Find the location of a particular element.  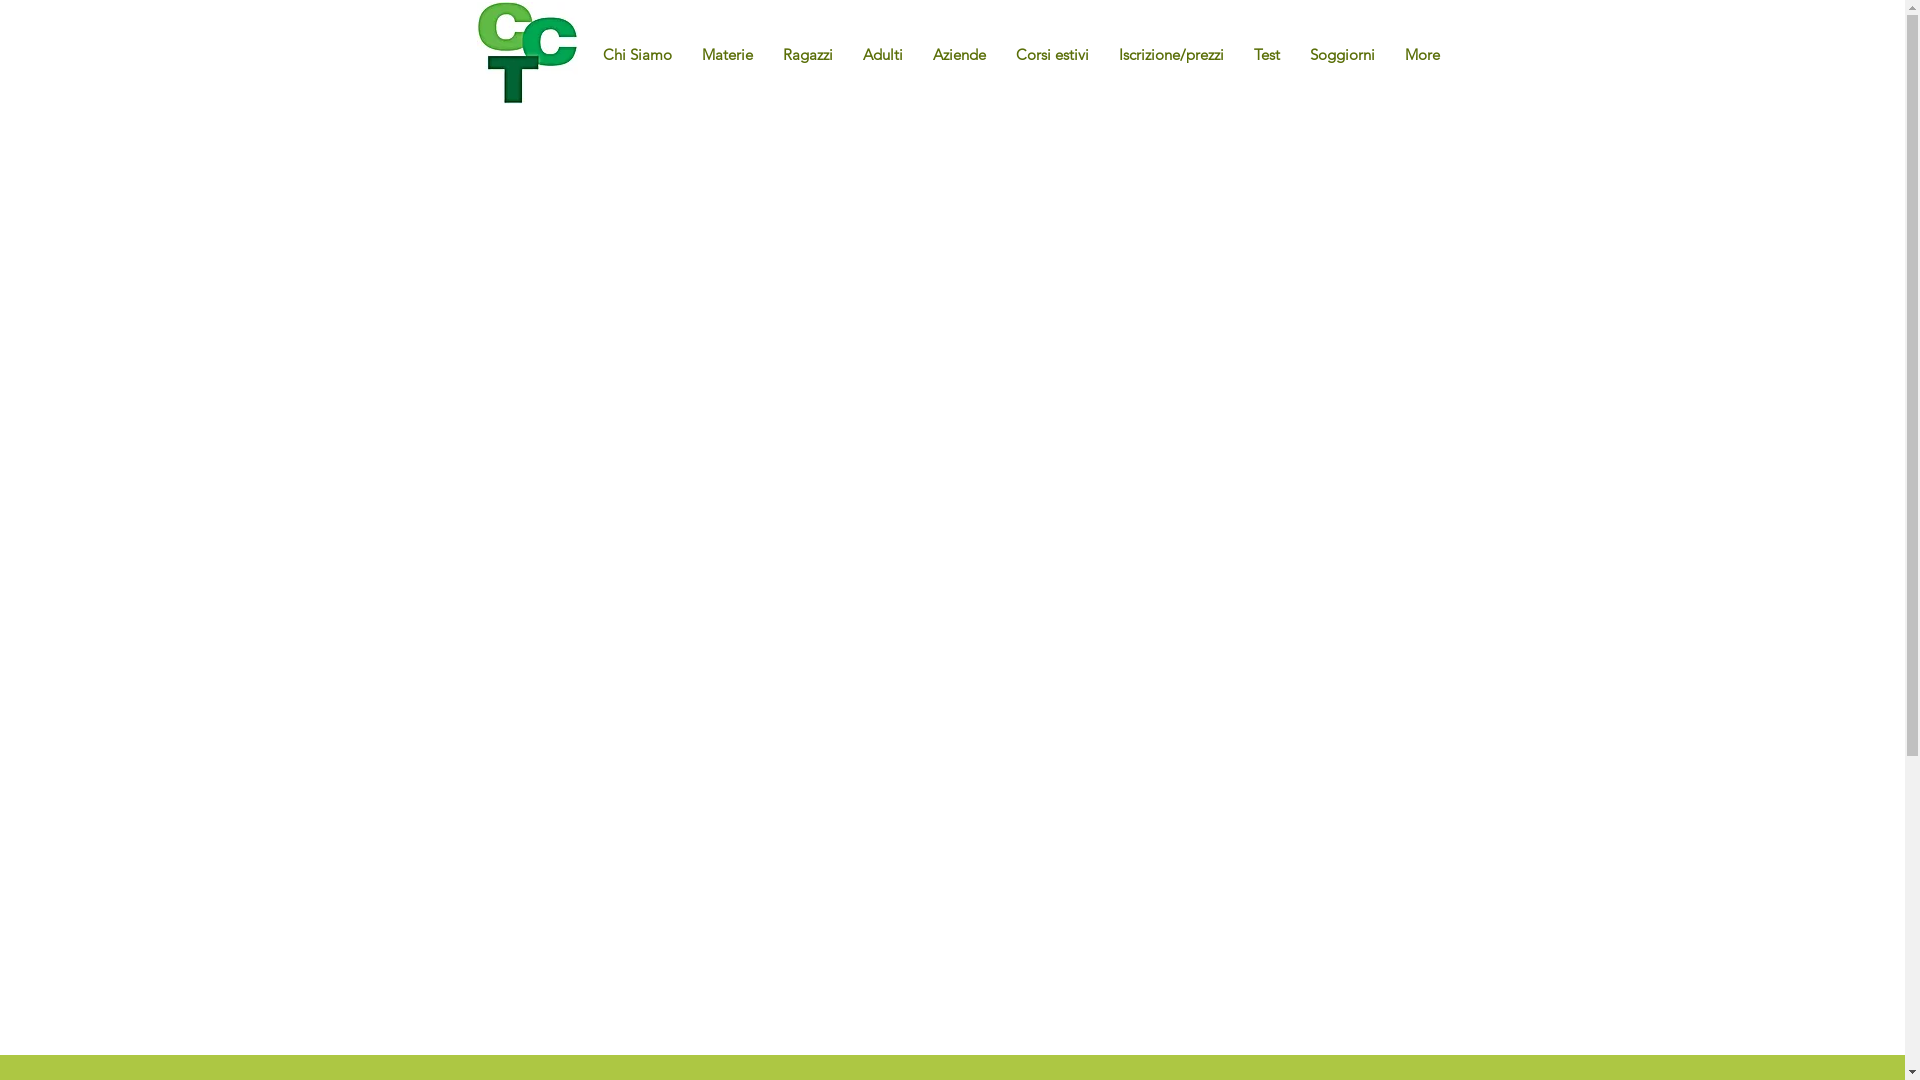

'Iscrizione/prezzi' is located at coordinates (1103, 53).